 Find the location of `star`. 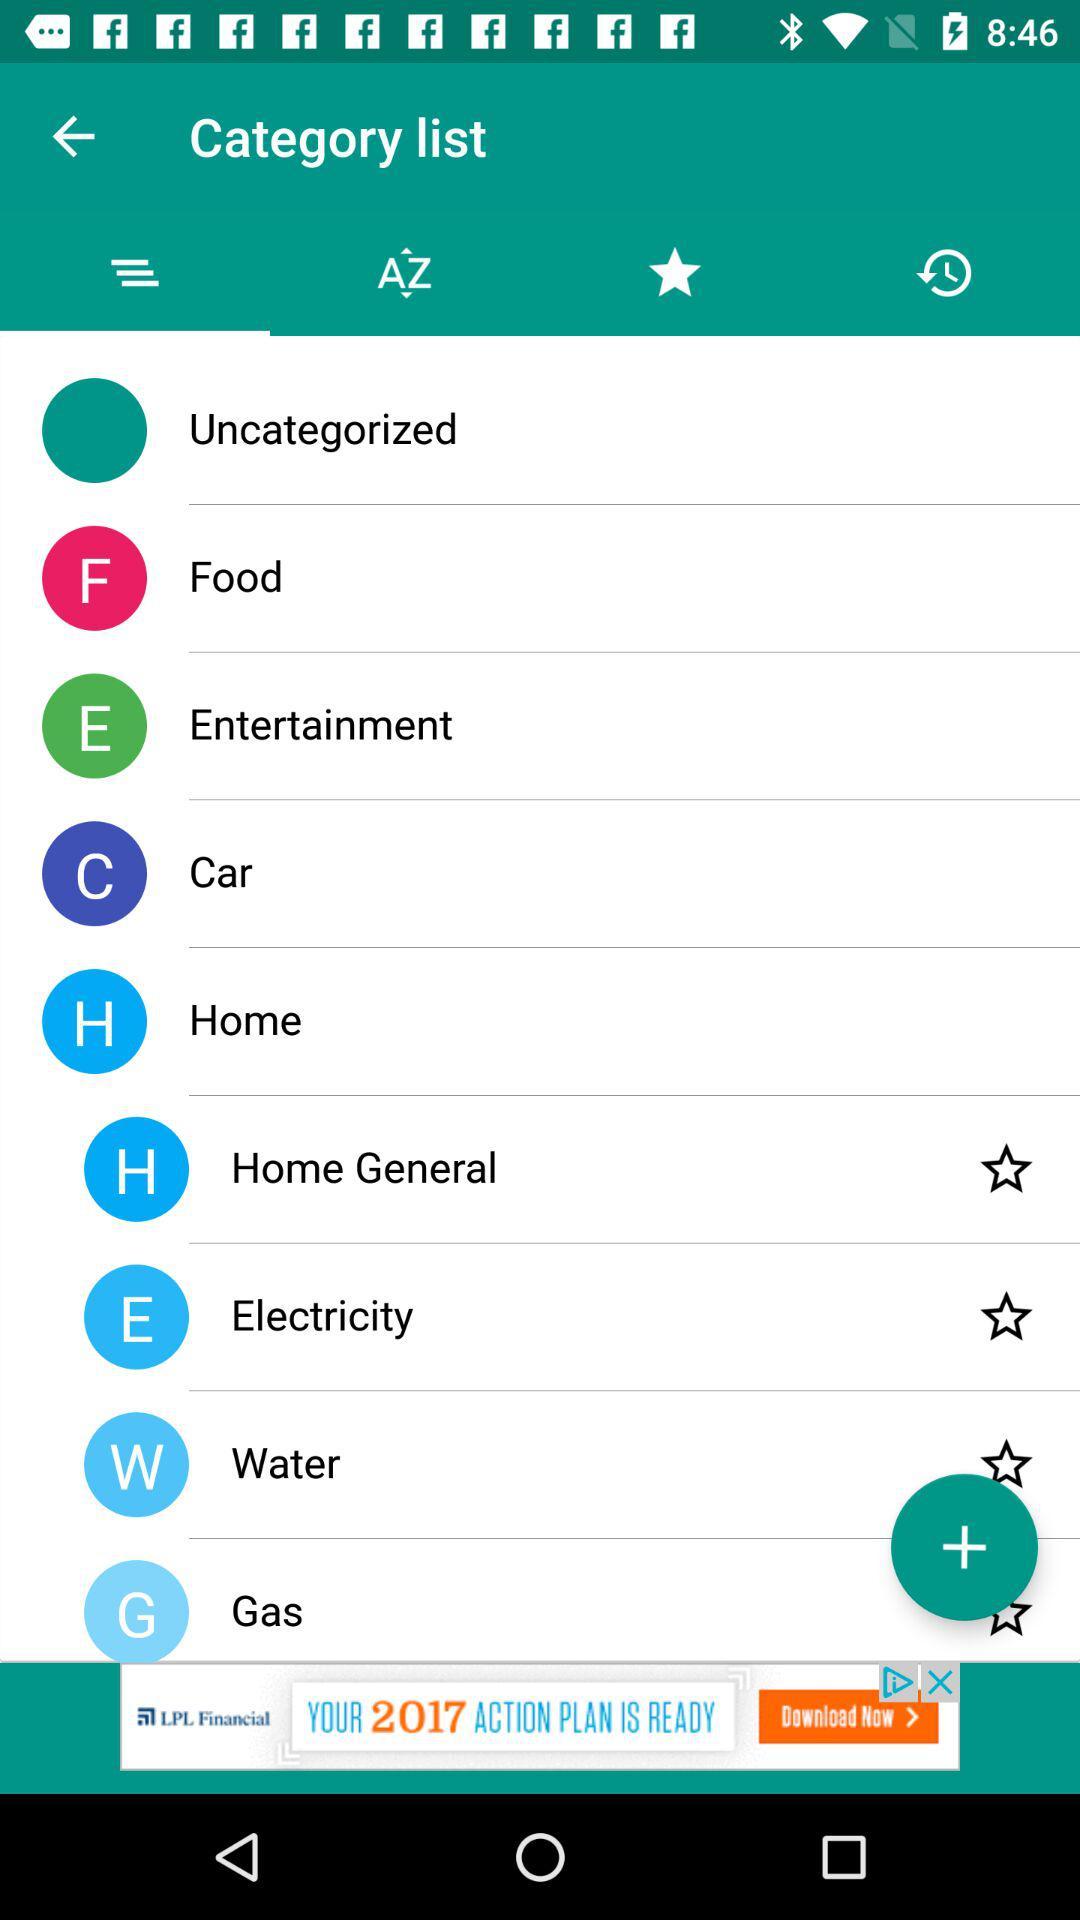

star is located at coordinates (1006, 1169).